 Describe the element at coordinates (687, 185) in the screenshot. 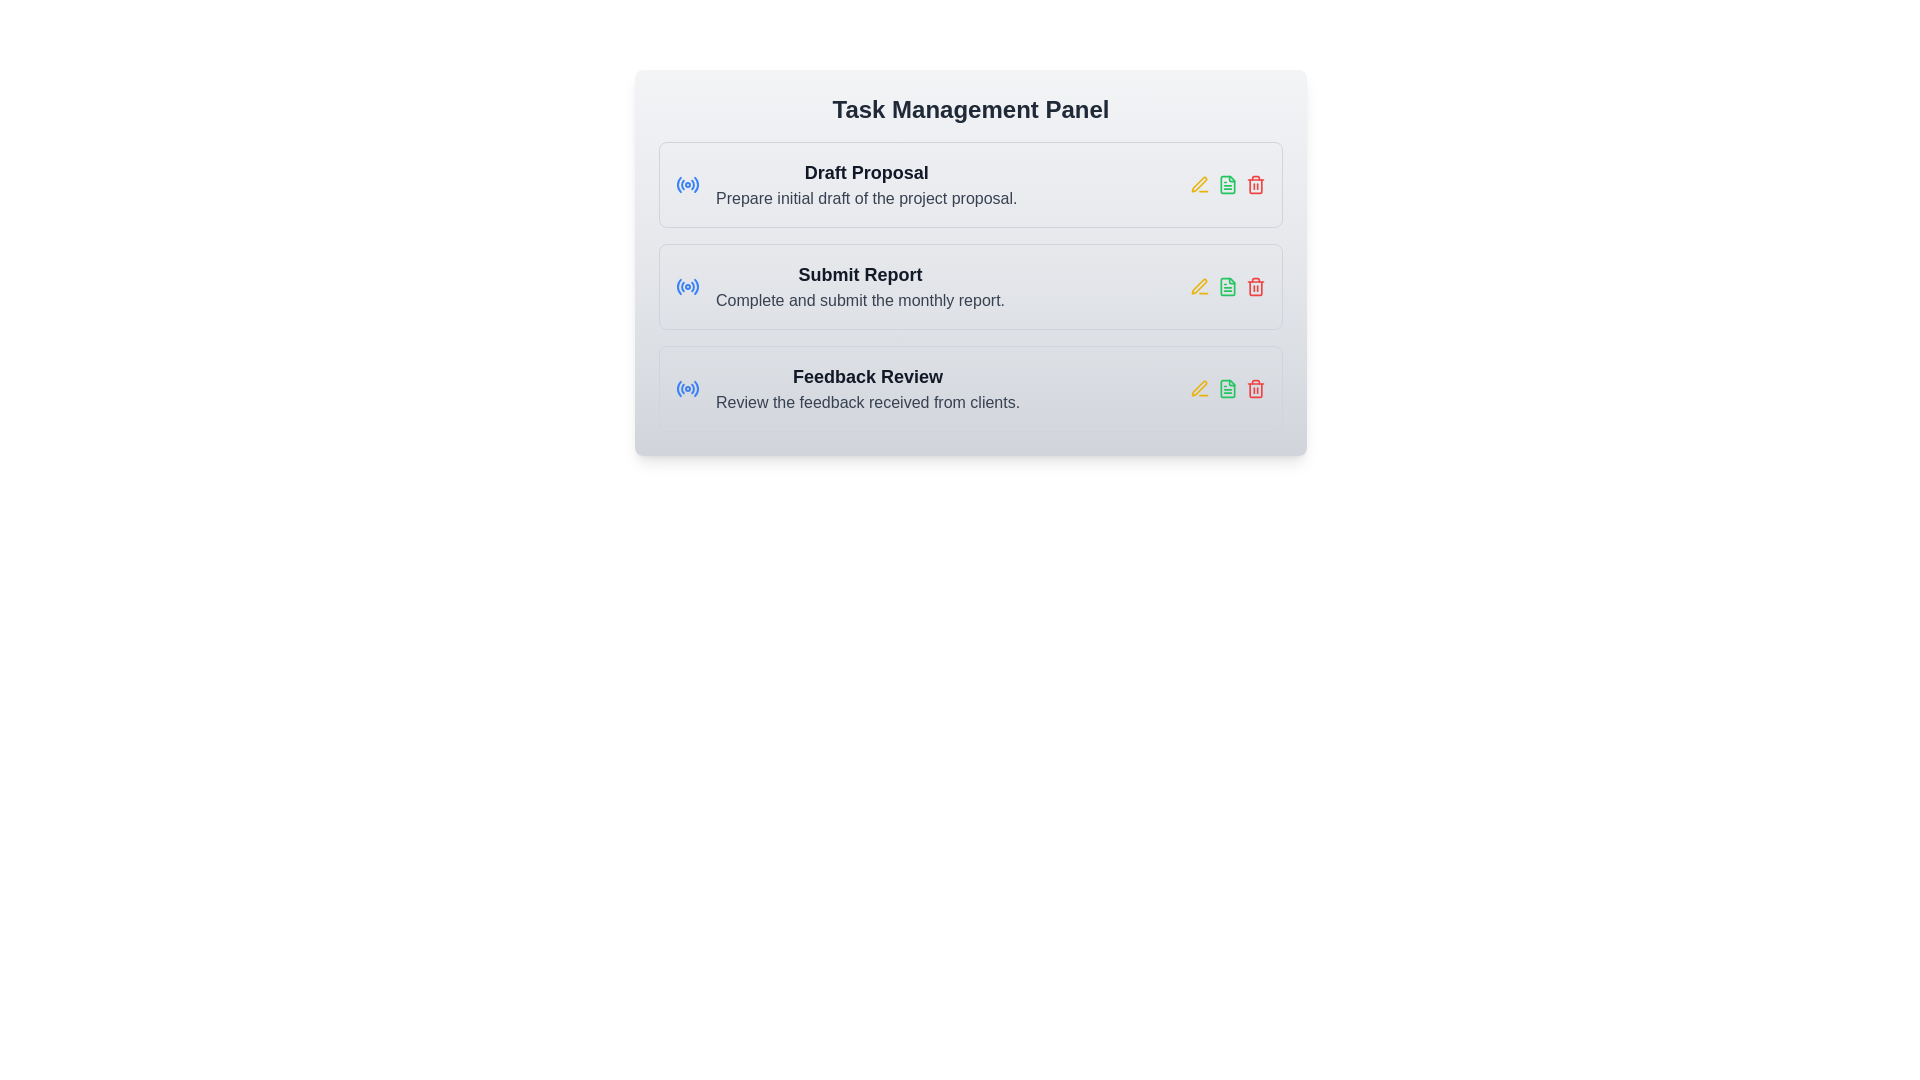

I see `the blue circular radiating pattern icon located to the left of the 'Draft Proposal' task entry` at that location.